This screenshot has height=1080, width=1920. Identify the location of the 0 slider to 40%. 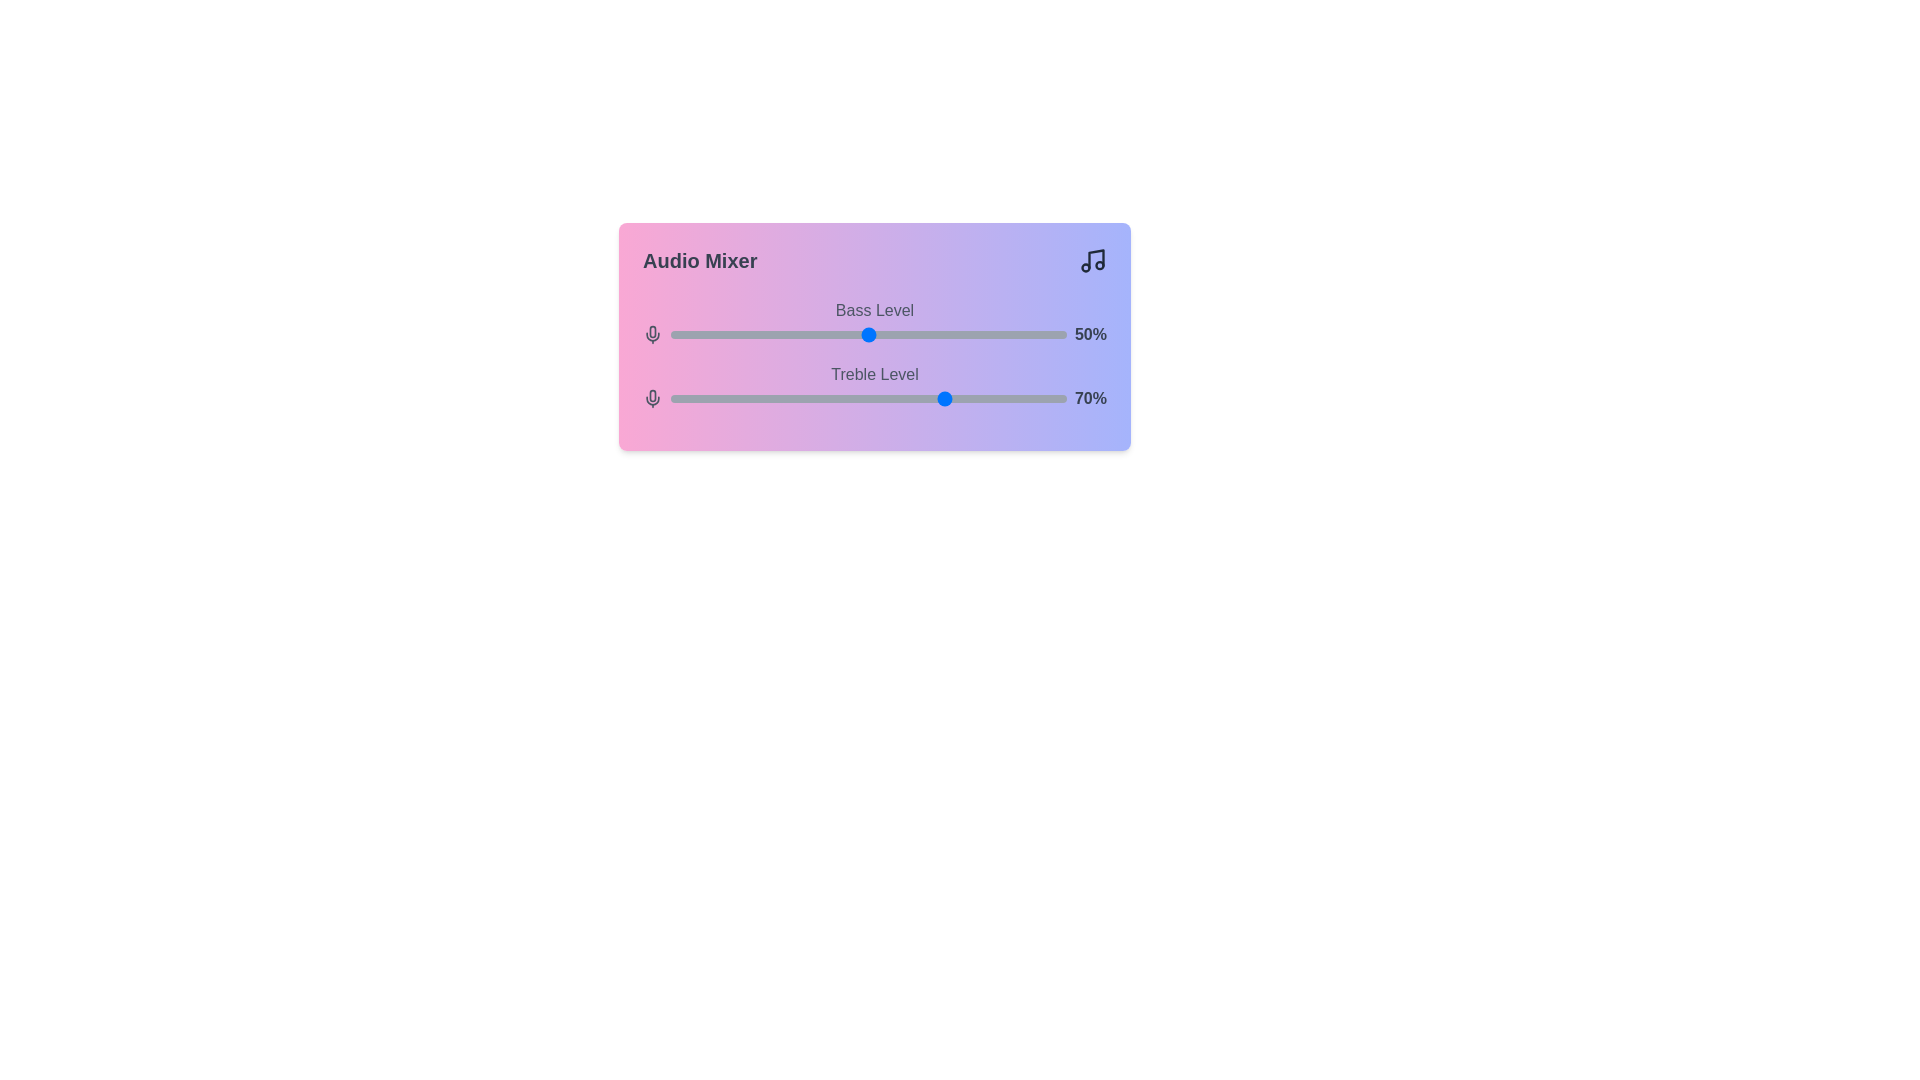
(829, 334).